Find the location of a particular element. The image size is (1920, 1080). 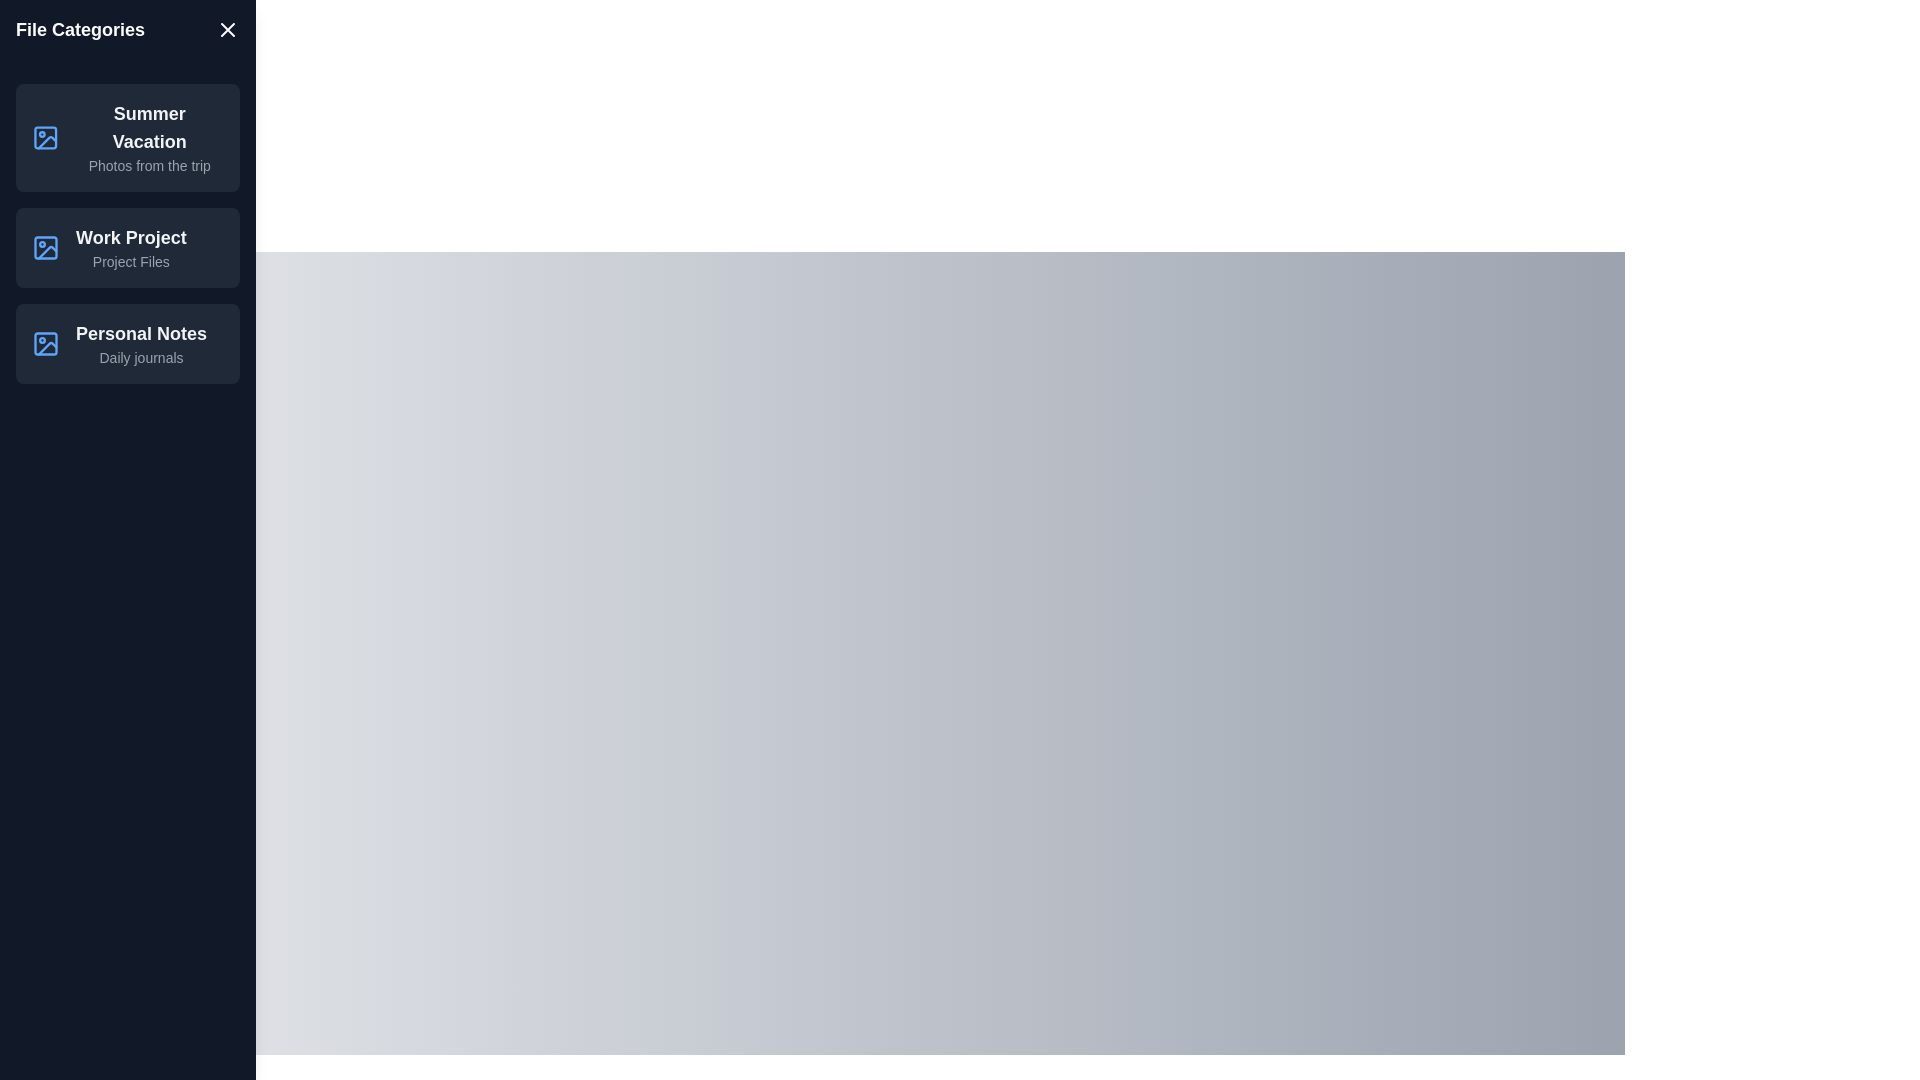

the list item Summer Vacation to observe its hover effect is located at coordinates (127, 137).